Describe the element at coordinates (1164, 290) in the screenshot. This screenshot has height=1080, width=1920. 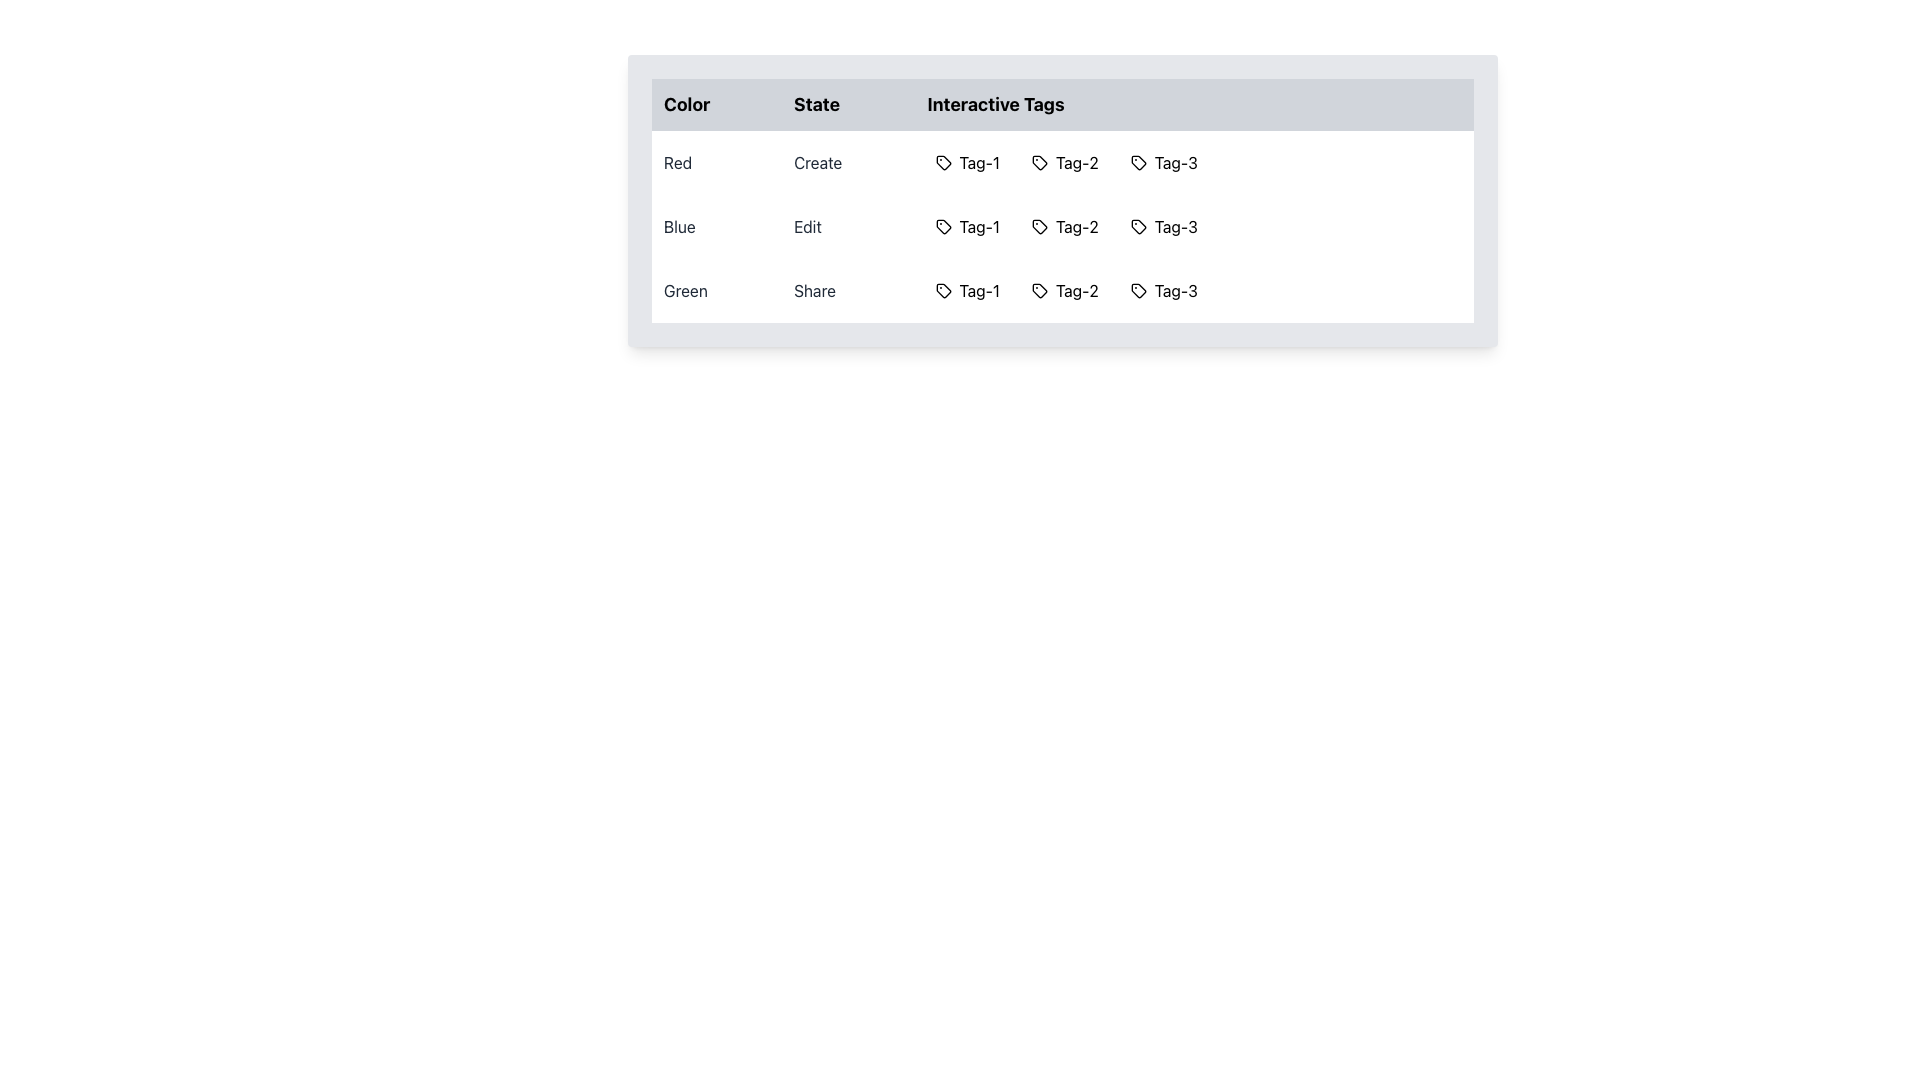
I see `the 'Tag-3' button located in the 'Interactive Tags' column under the 'Green' row to change its background color` at that location.